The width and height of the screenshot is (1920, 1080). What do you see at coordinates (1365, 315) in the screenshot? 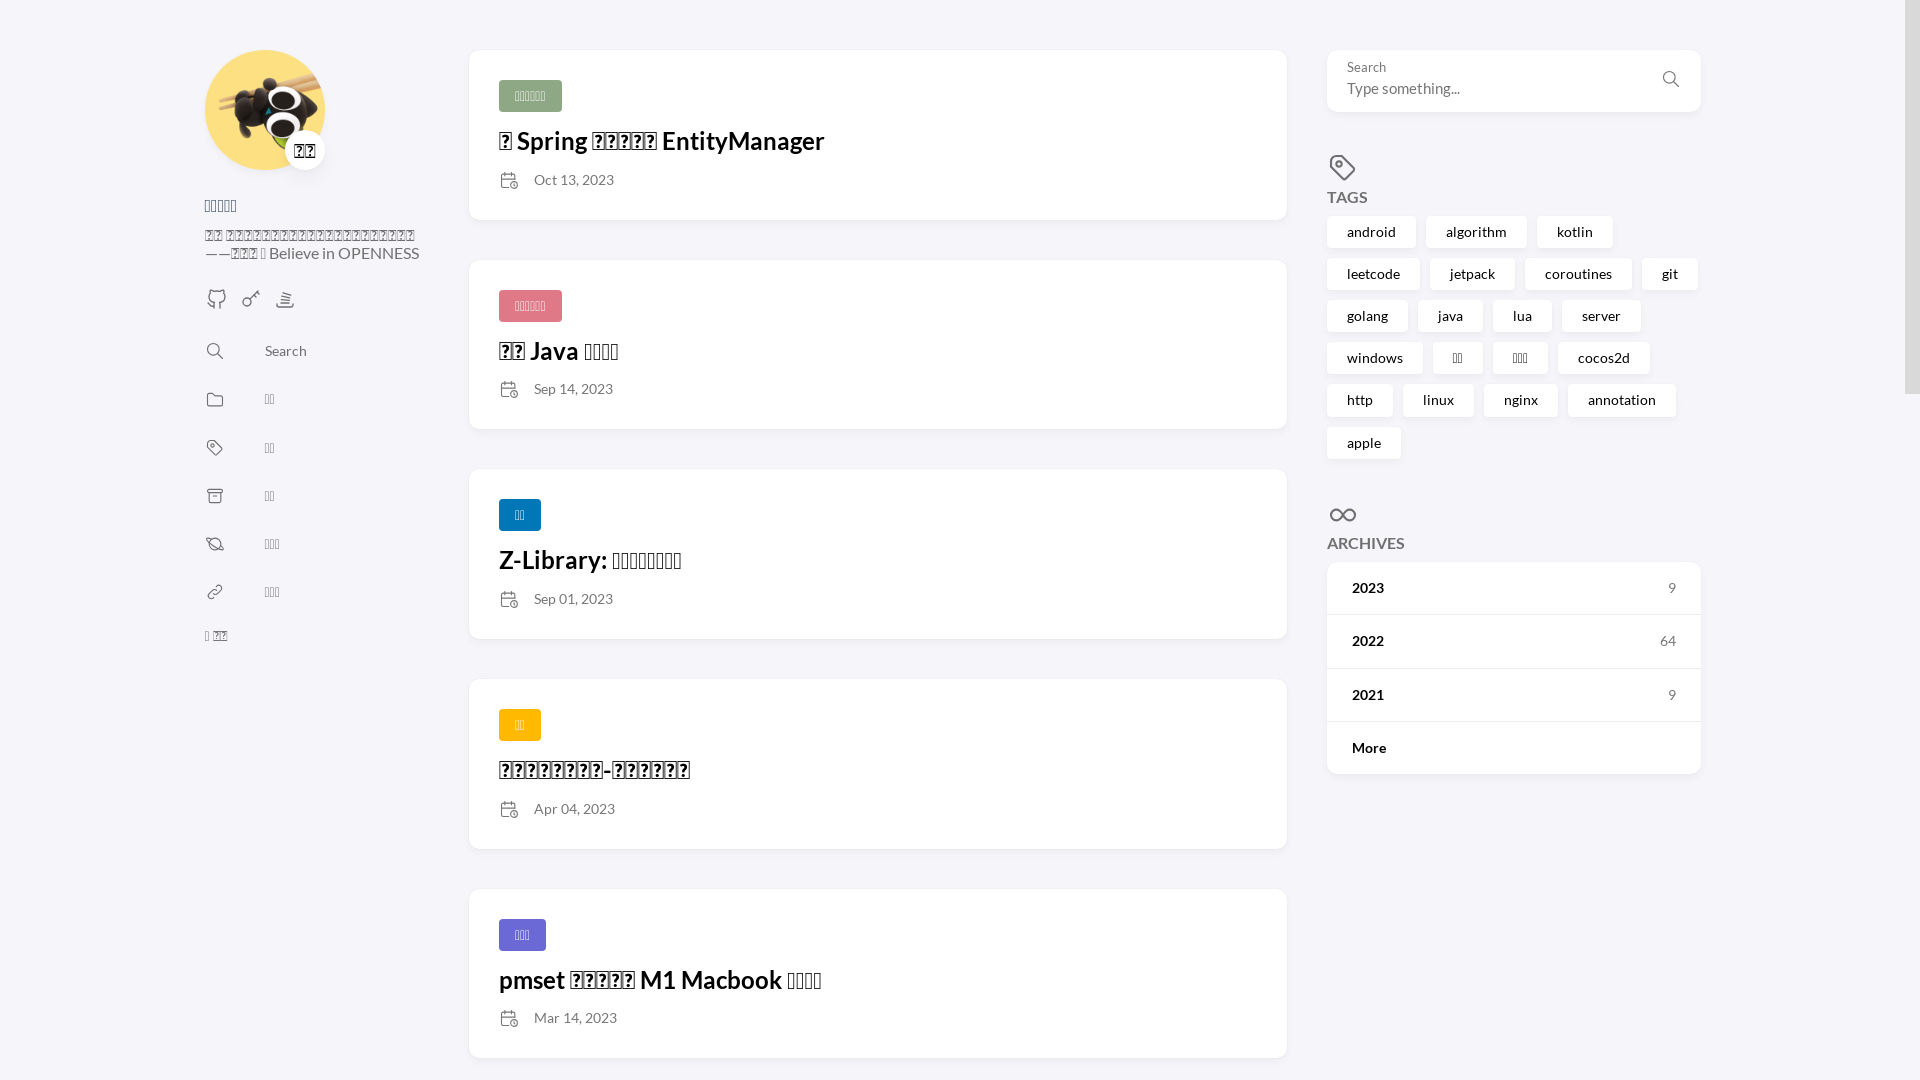
I see `'golang'` at bounding box center [1365, 315].